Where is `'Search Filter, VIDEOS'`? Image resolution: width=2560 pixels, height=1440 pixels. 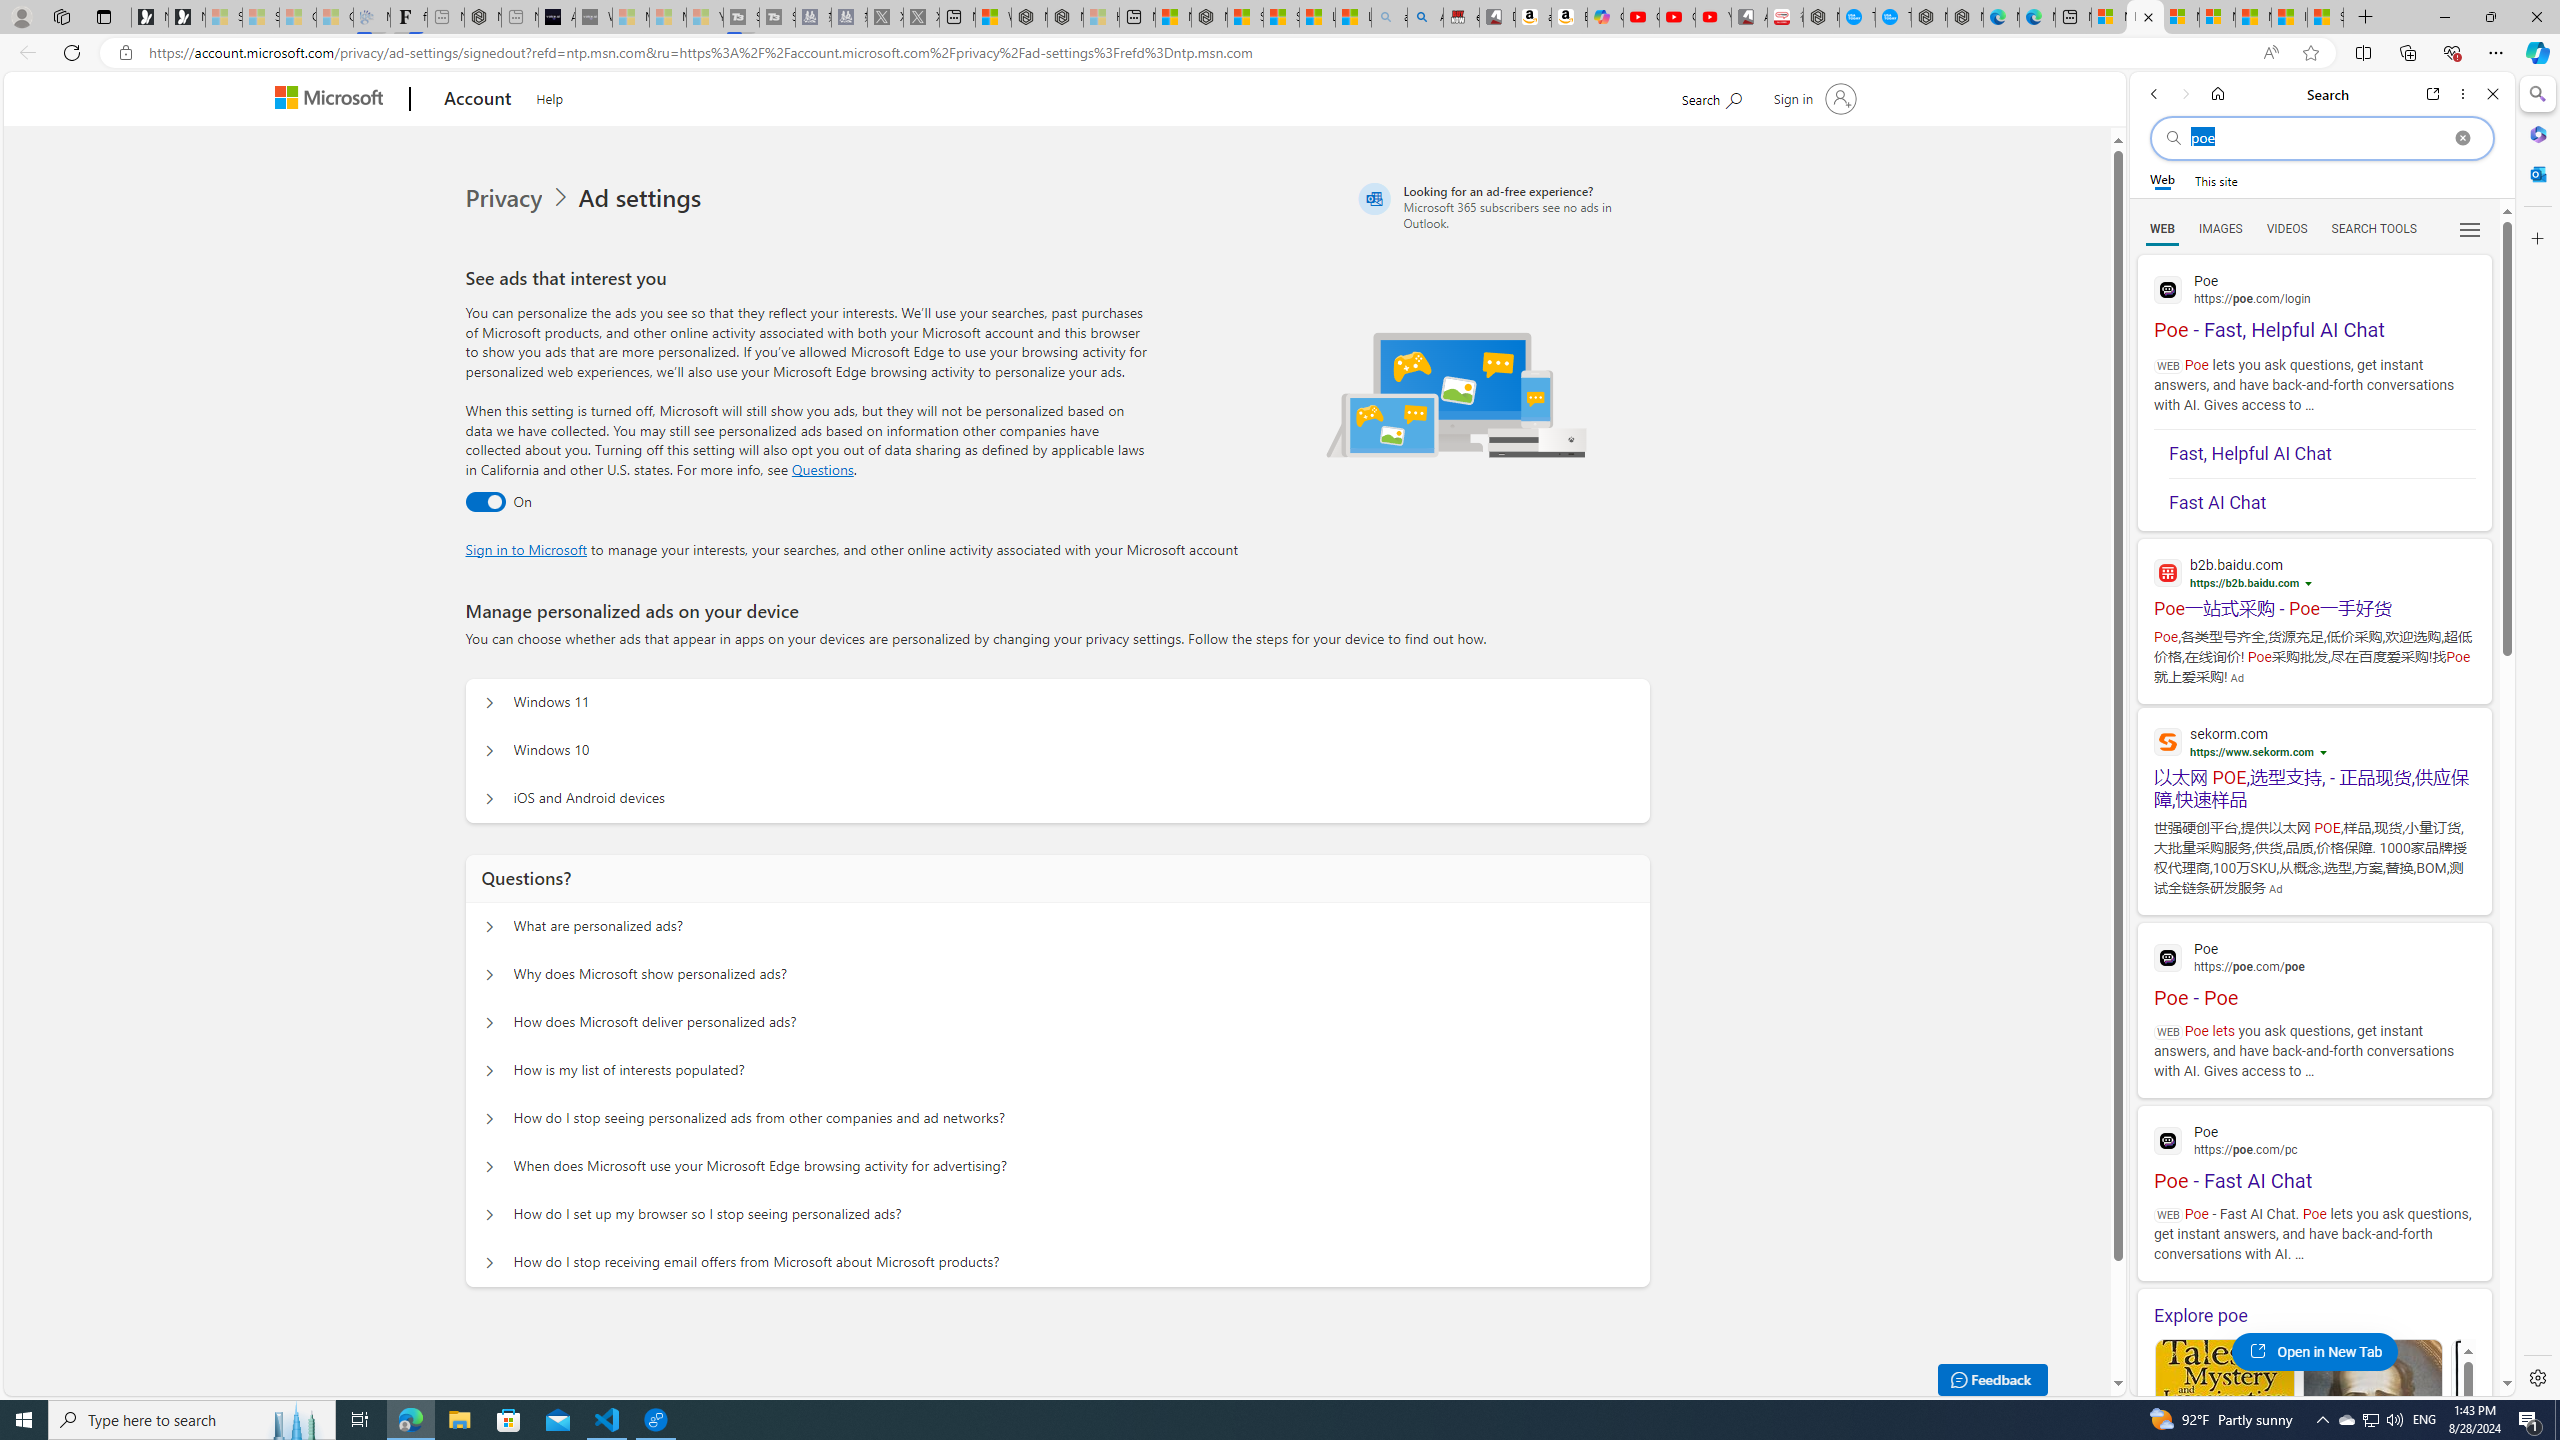 'Search Filter, VIDEOS' is located at coordinates (2286, 227).